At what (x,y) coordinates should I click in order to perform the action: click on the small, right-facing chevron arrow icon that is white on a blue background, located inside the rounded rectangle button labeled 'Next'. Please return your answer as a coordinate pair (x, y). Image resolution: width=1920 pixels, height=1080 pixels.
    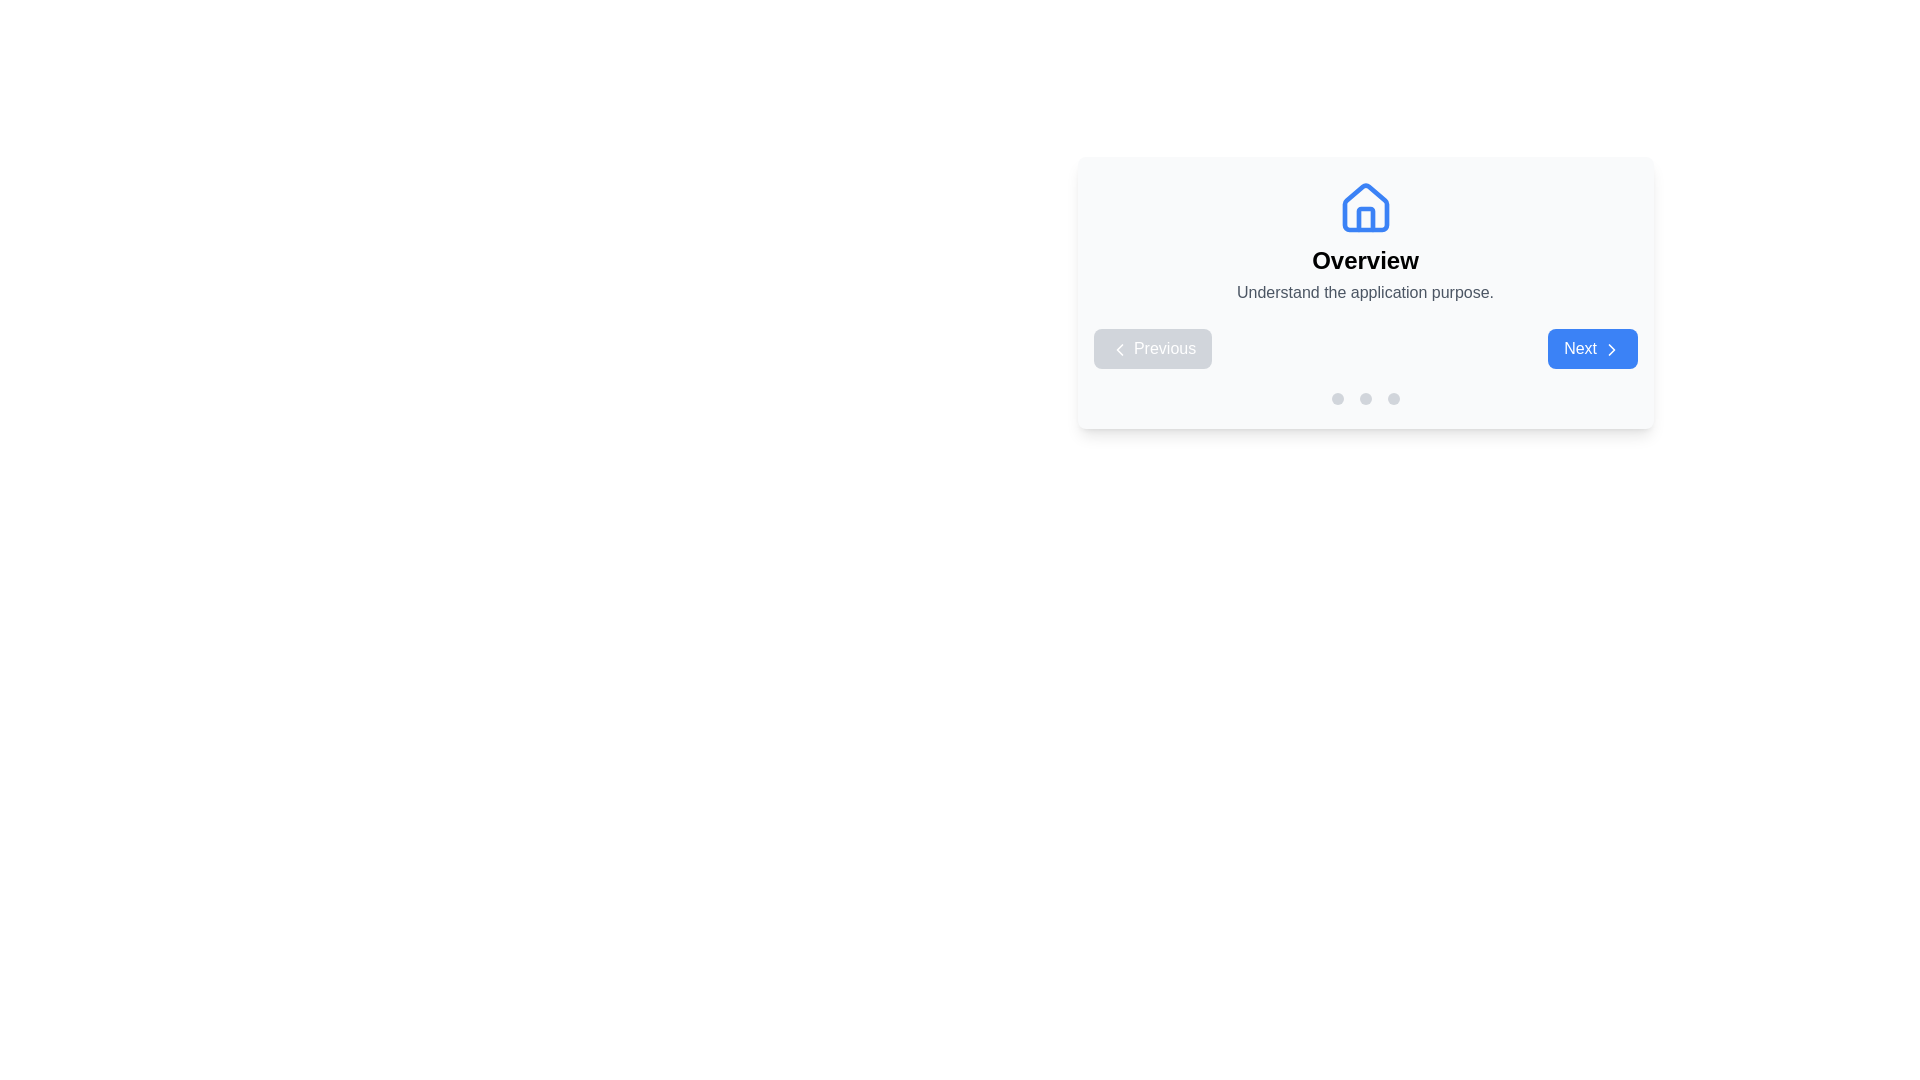
    Looking at the image, I should click on (1611, 348).